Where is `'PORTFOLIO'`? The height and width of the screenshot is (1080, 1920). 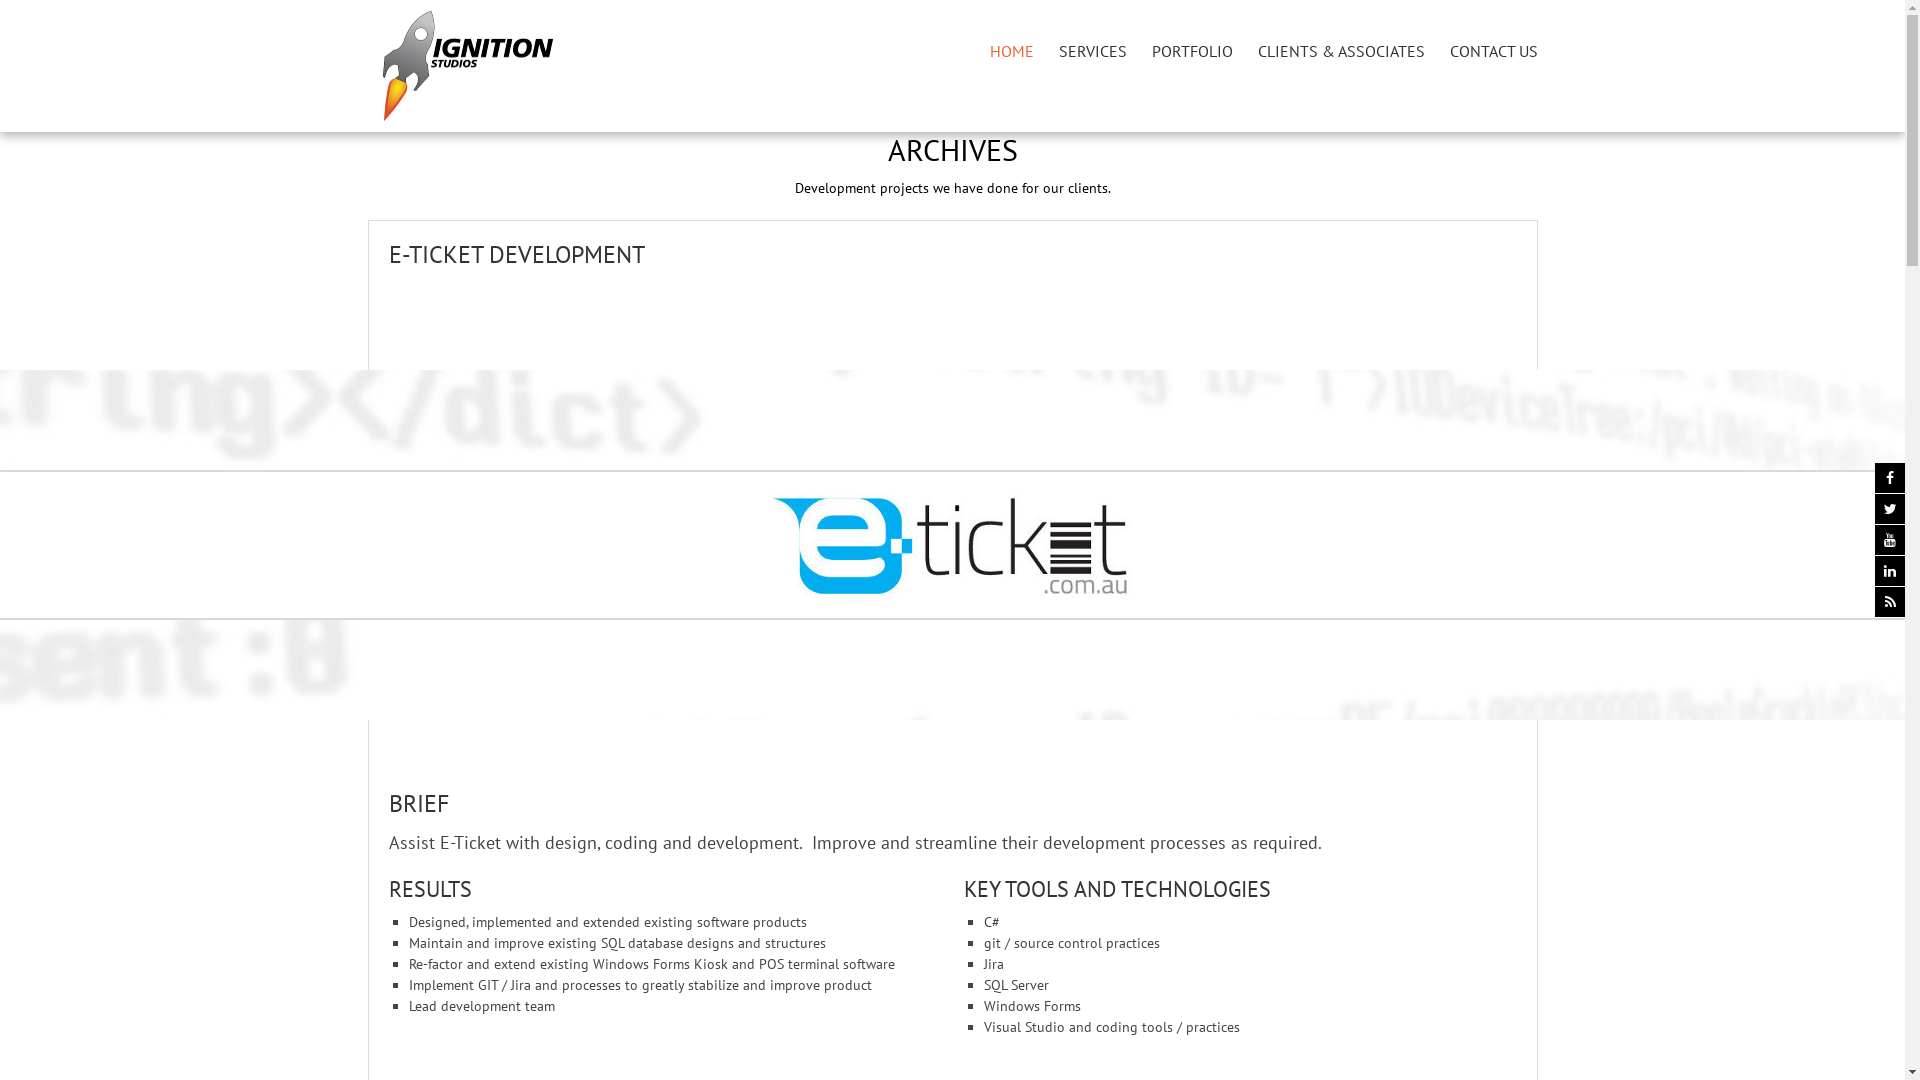 'PORTFOLIO' is located at coordinates (1192, 49).